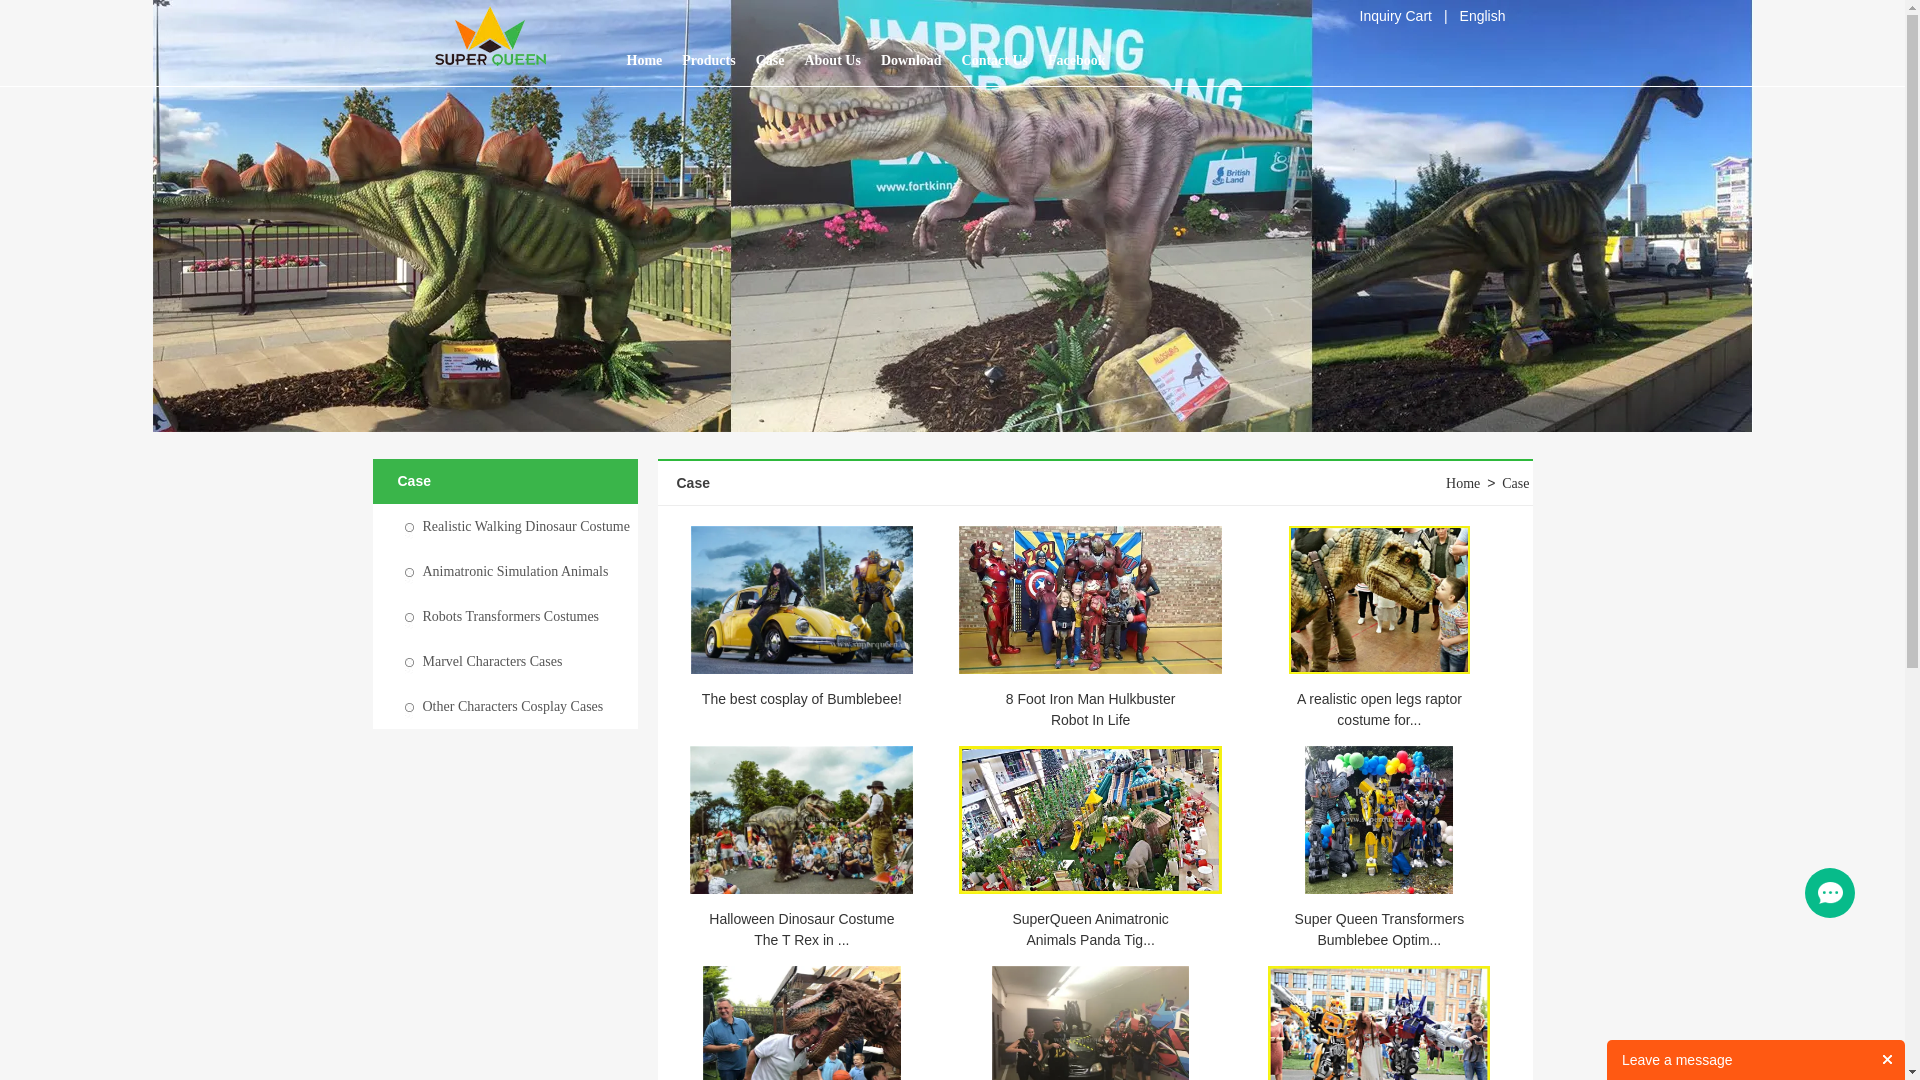 This screenshot has width=1920, height=1080. I want to click on 'Super Queen Transformers Bumblebee Optimus prime in', so click(1377, 818).